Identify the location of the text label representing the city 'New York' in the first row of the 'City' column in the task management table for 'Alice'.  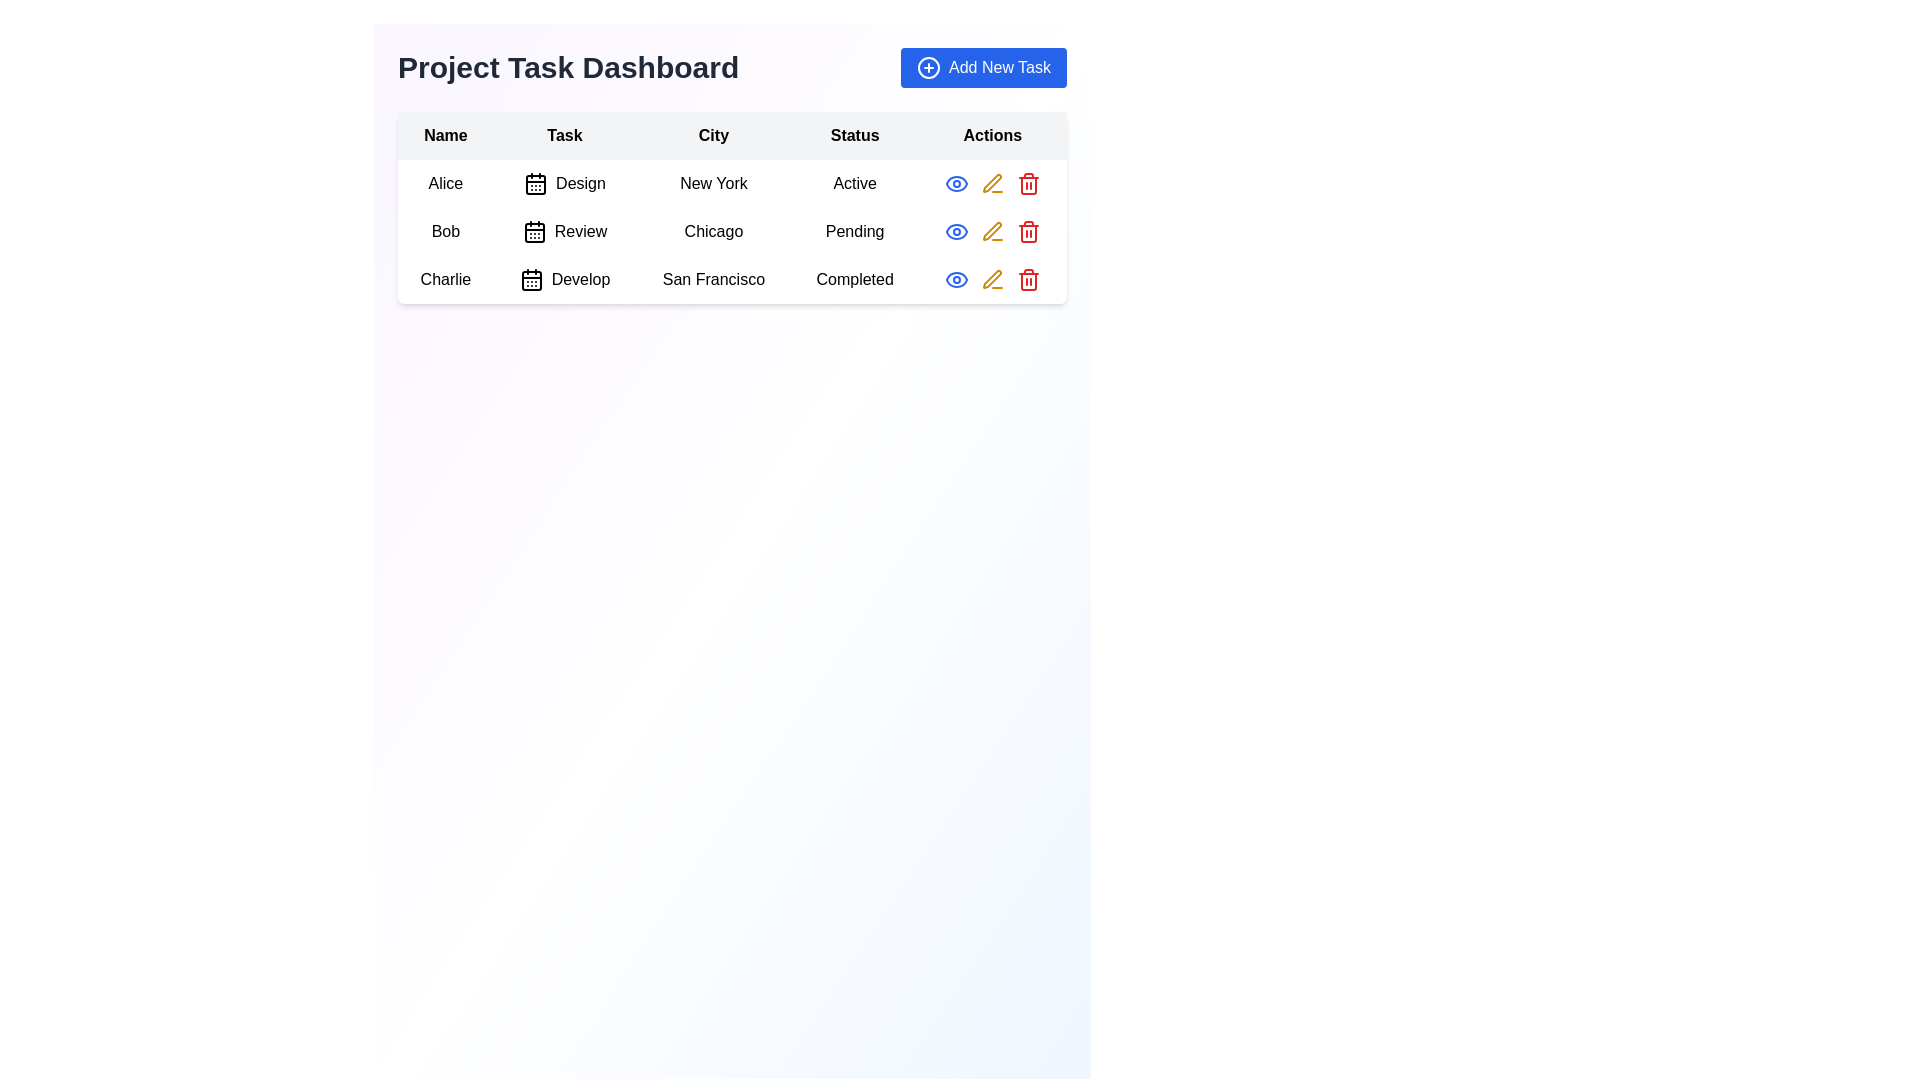
(713, 184).